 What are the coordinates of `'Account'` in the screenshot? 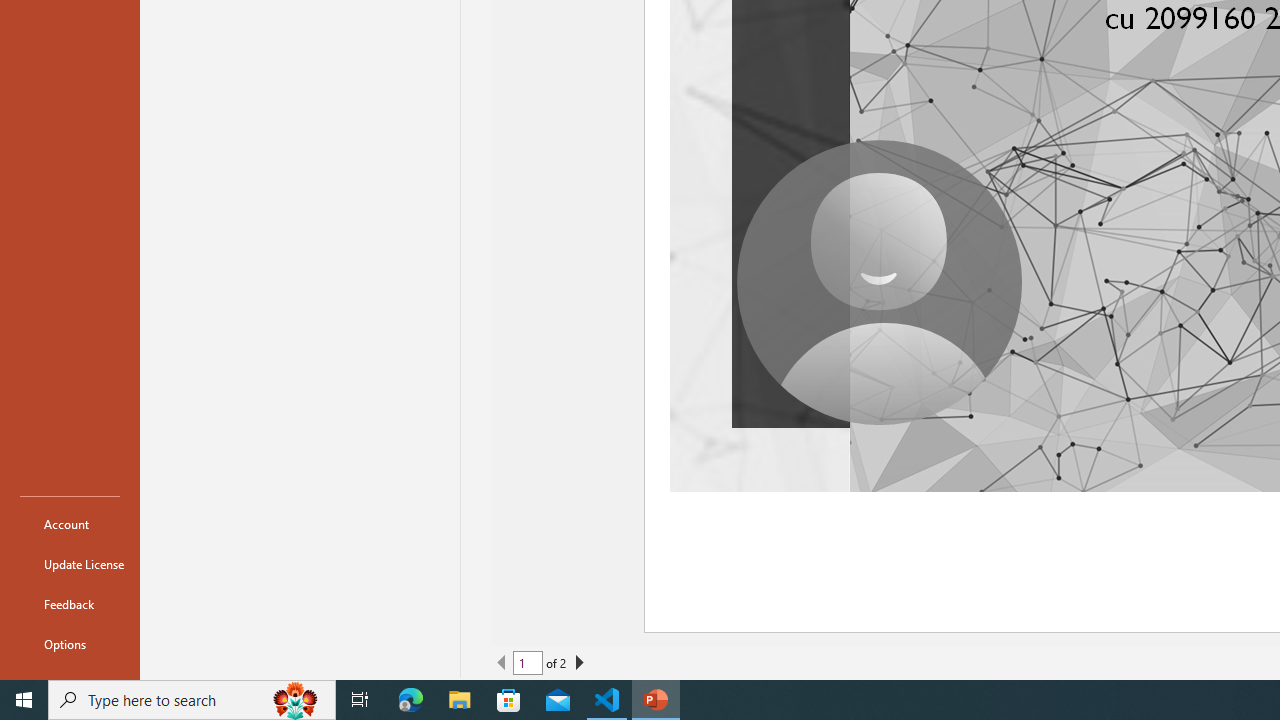 It's located at (69, 523).